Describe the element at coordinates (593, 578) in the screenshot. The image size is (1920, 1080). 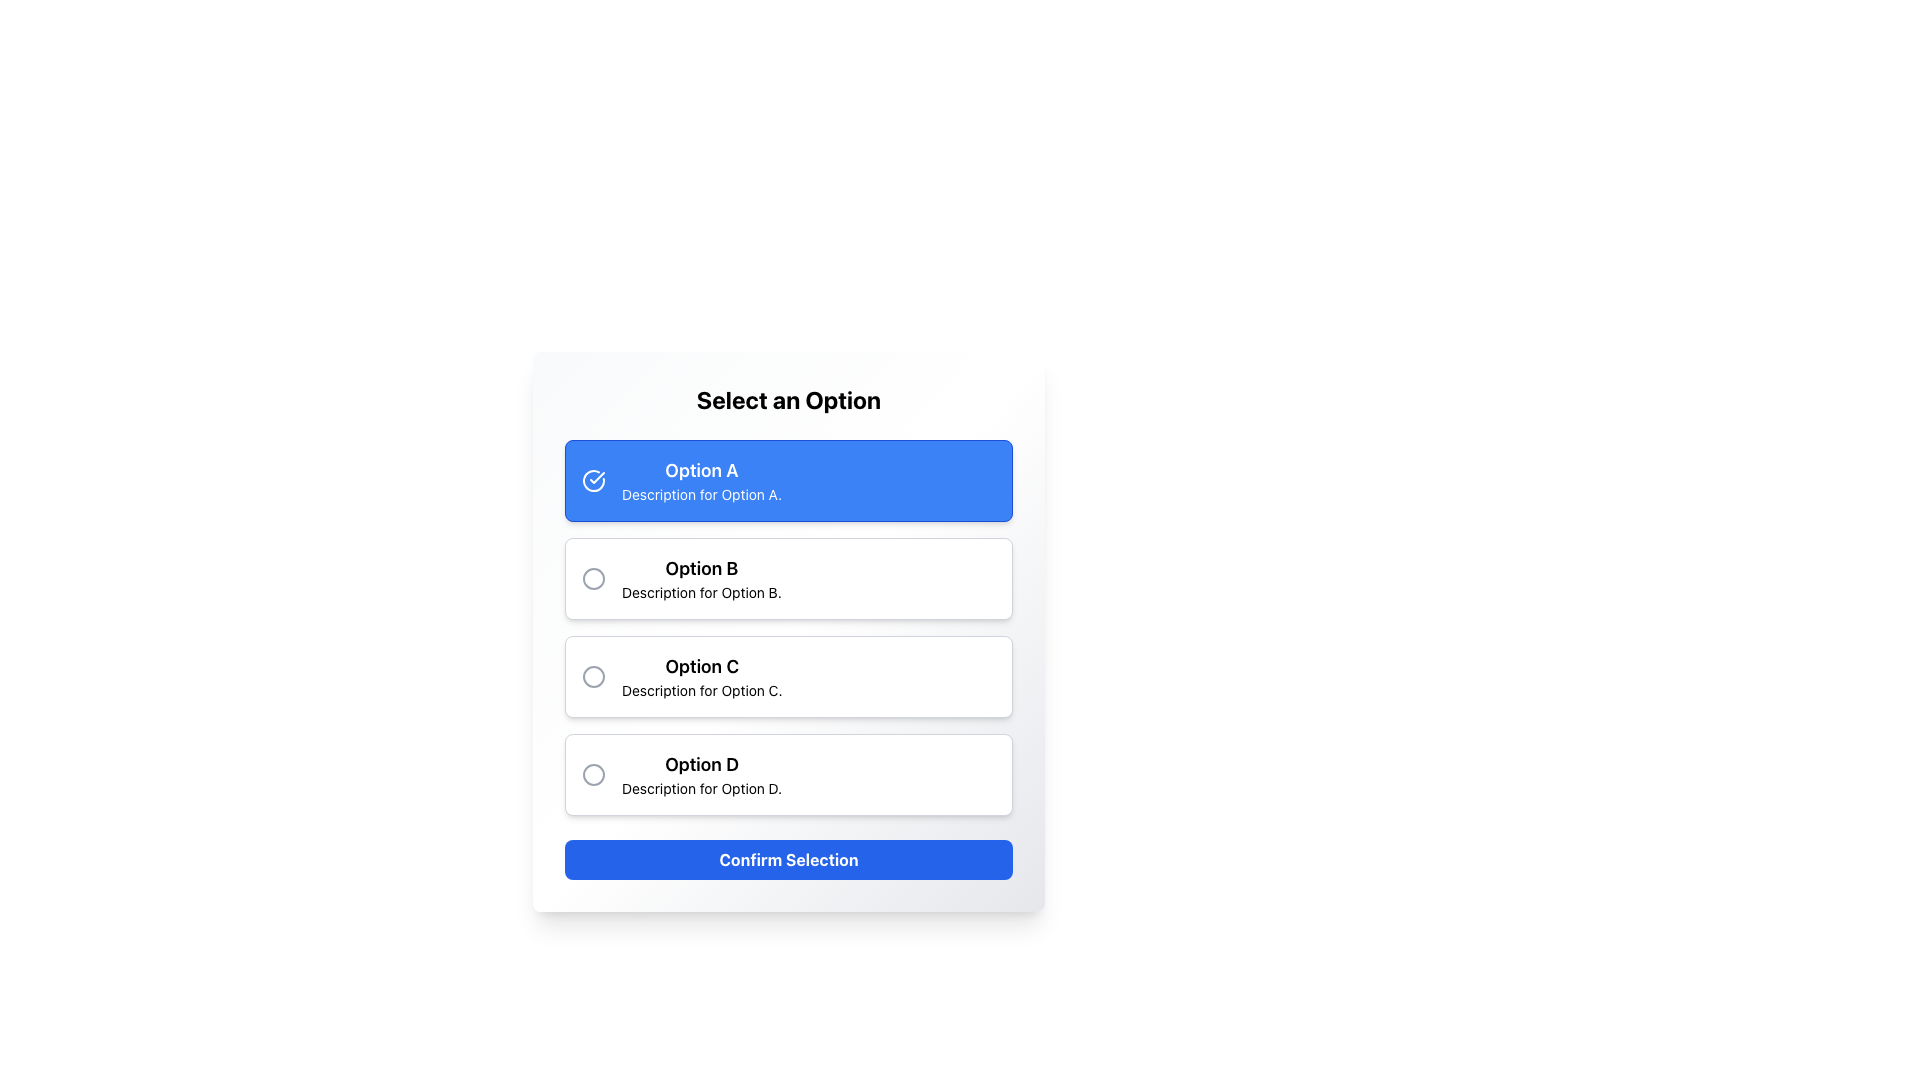
I see `the radio button for 'Option B'` at that location.